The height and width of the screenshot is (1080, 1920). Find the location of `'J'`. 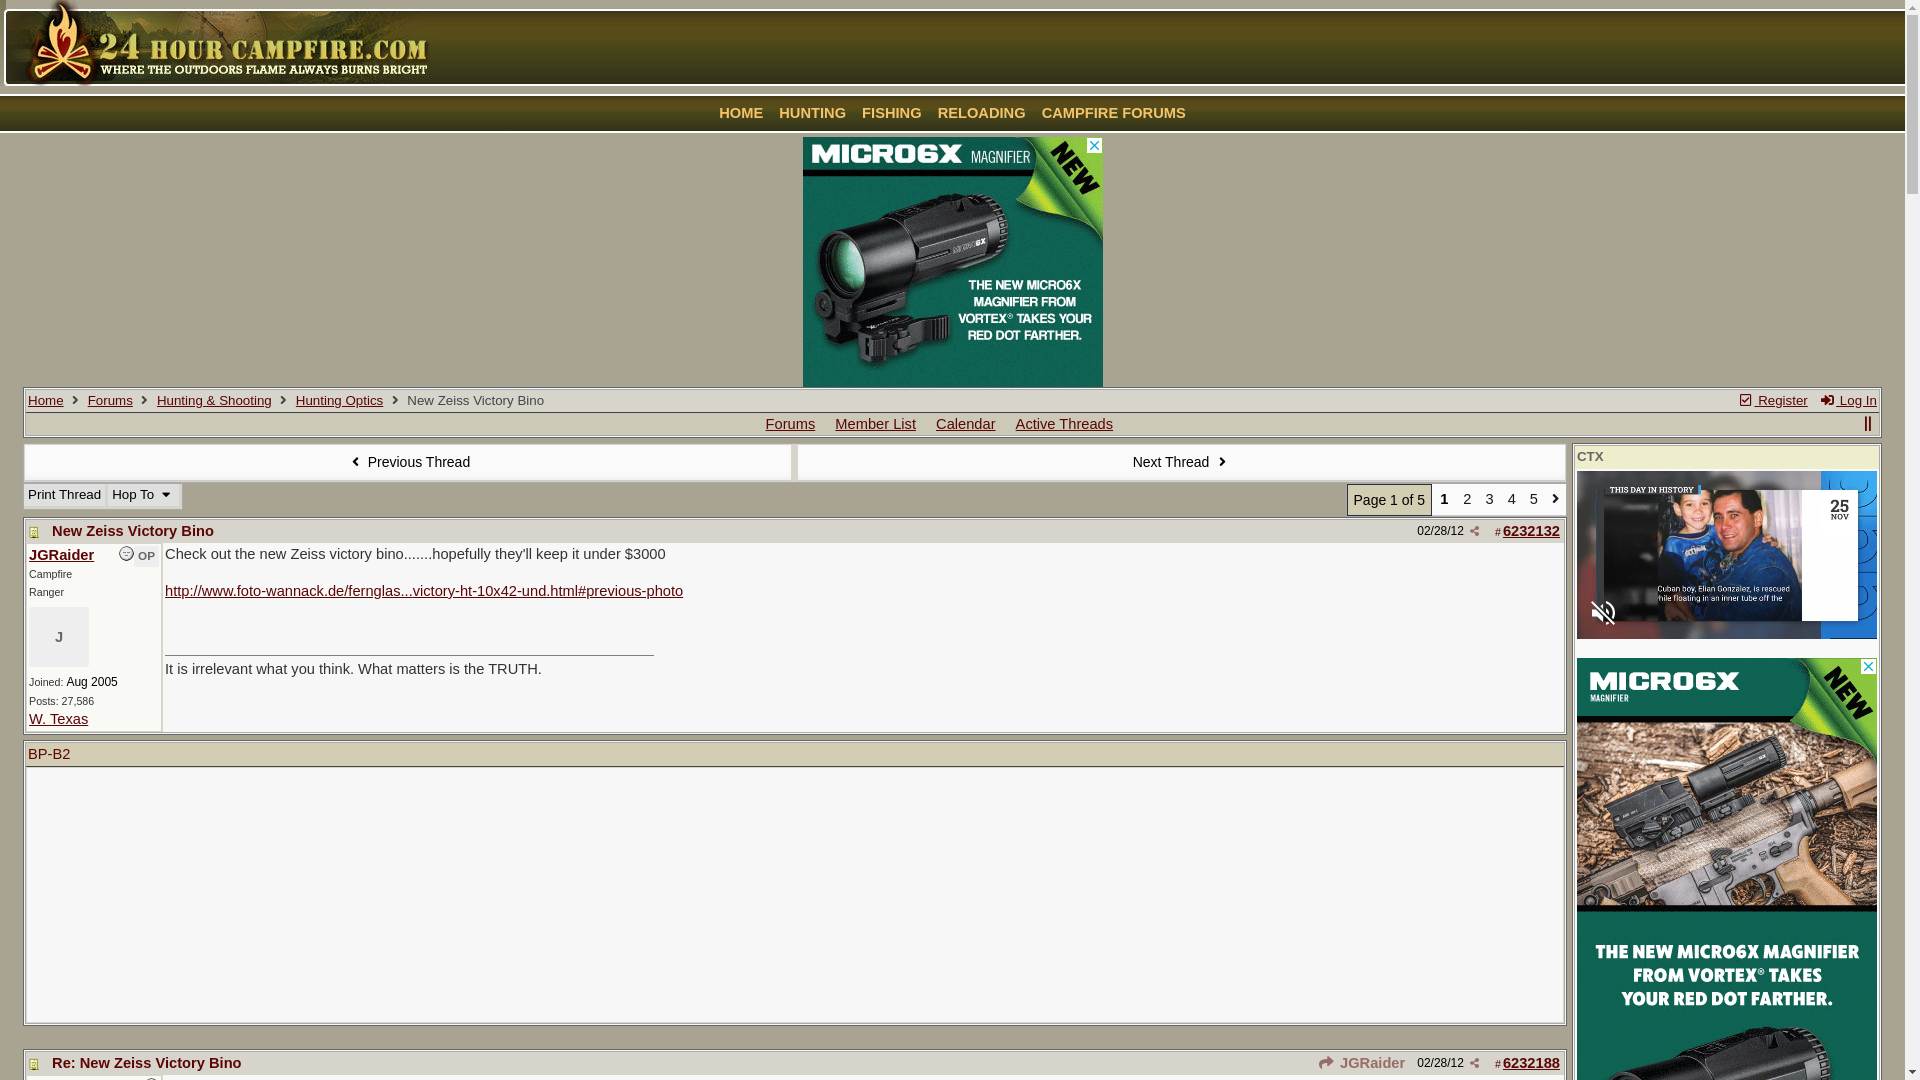

'J' is located at coordinates (58, 636).